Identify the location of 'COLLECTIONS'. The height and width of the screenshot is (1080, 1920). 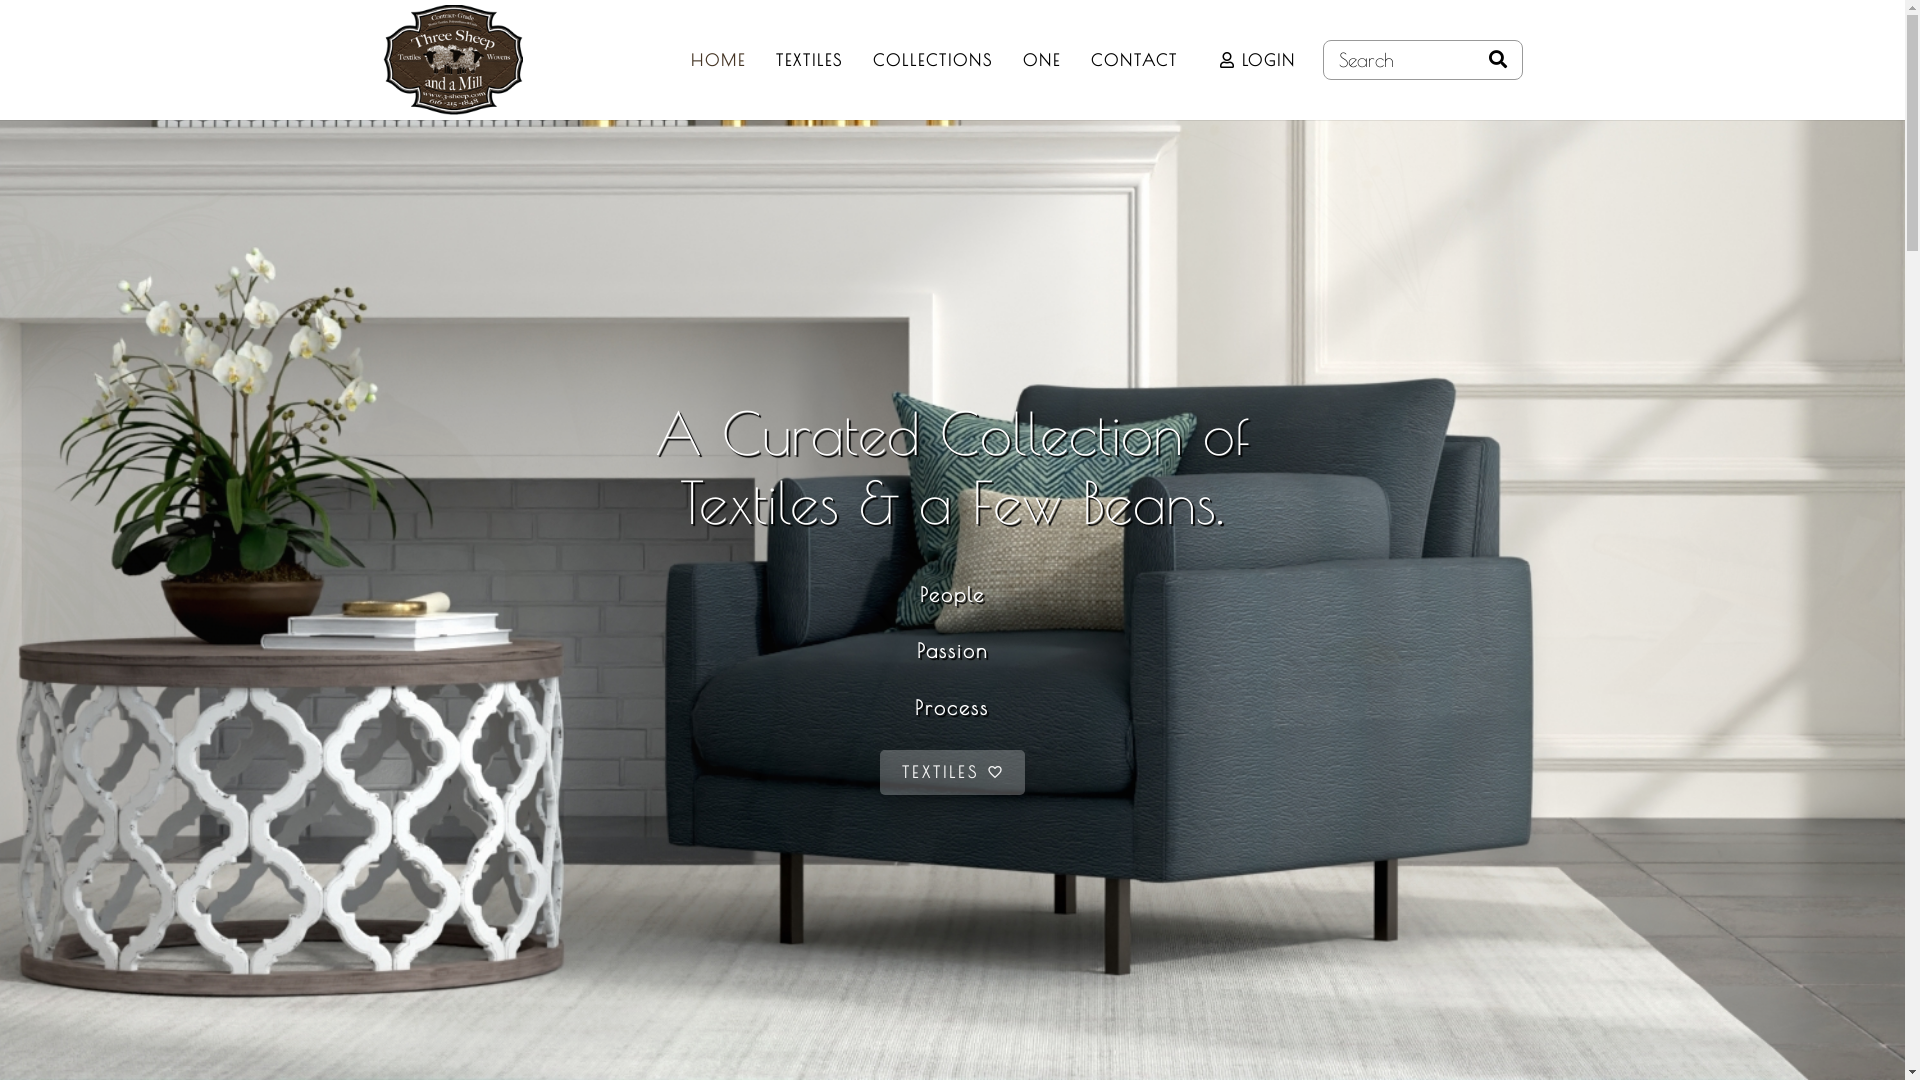
(931, 59).